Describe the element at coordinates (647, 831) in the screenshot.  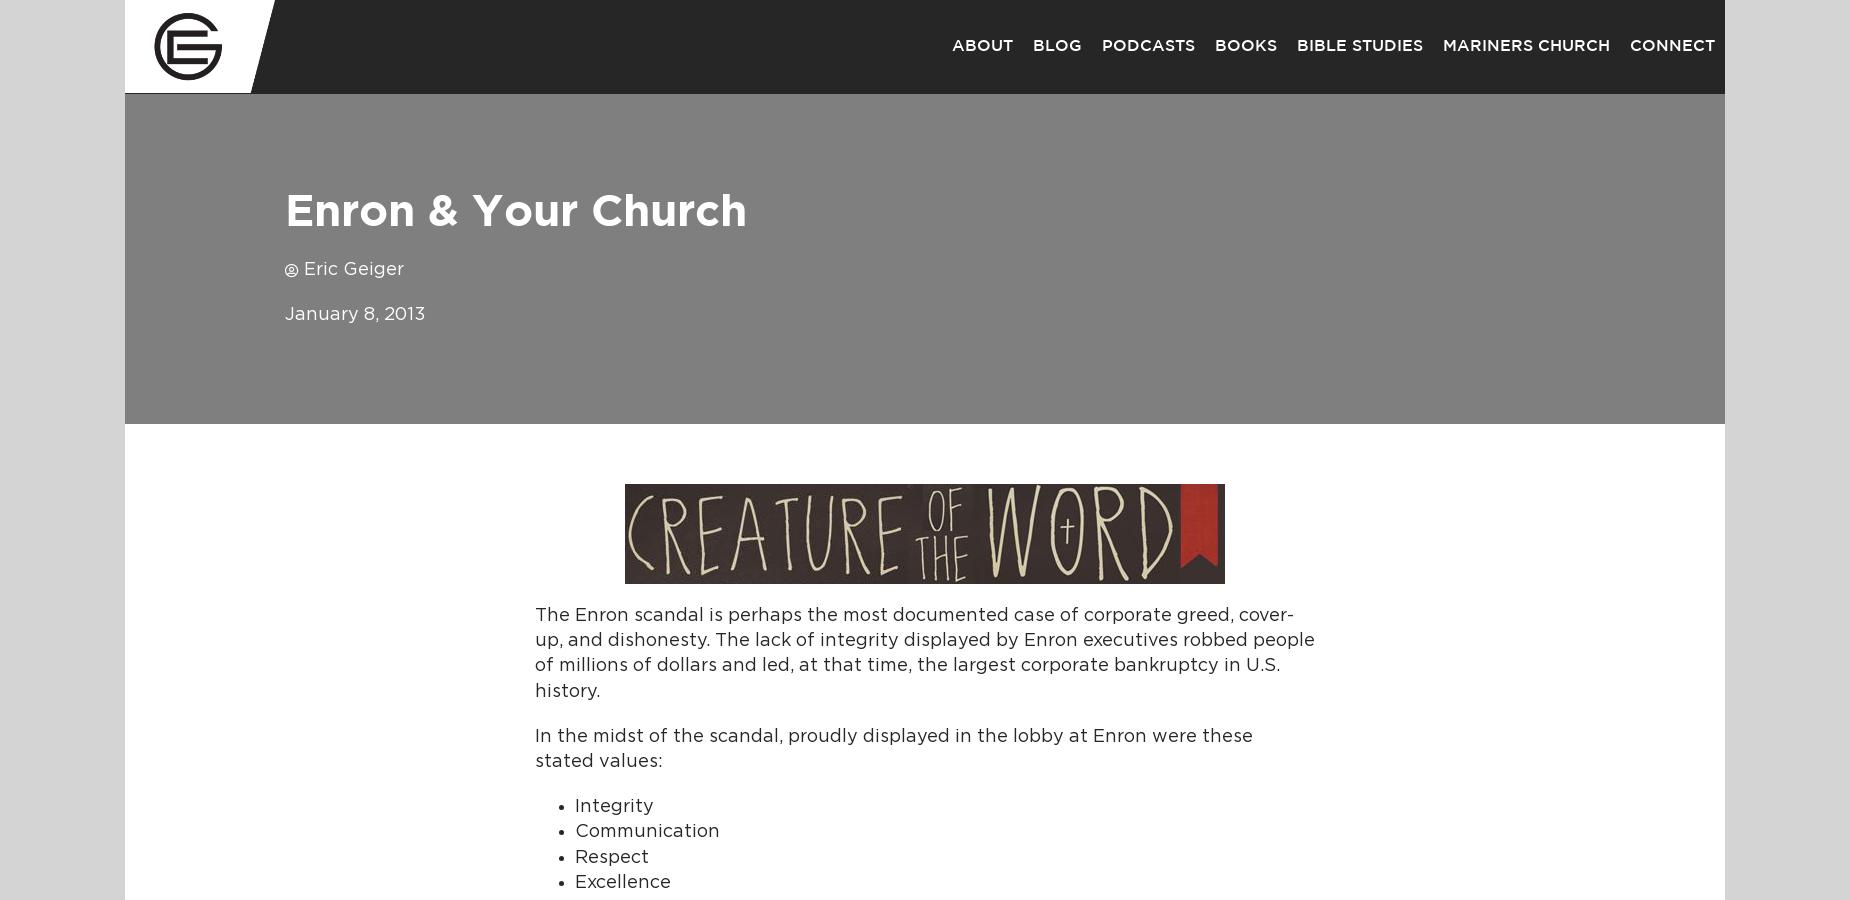
I see `'Communication'` at that location.